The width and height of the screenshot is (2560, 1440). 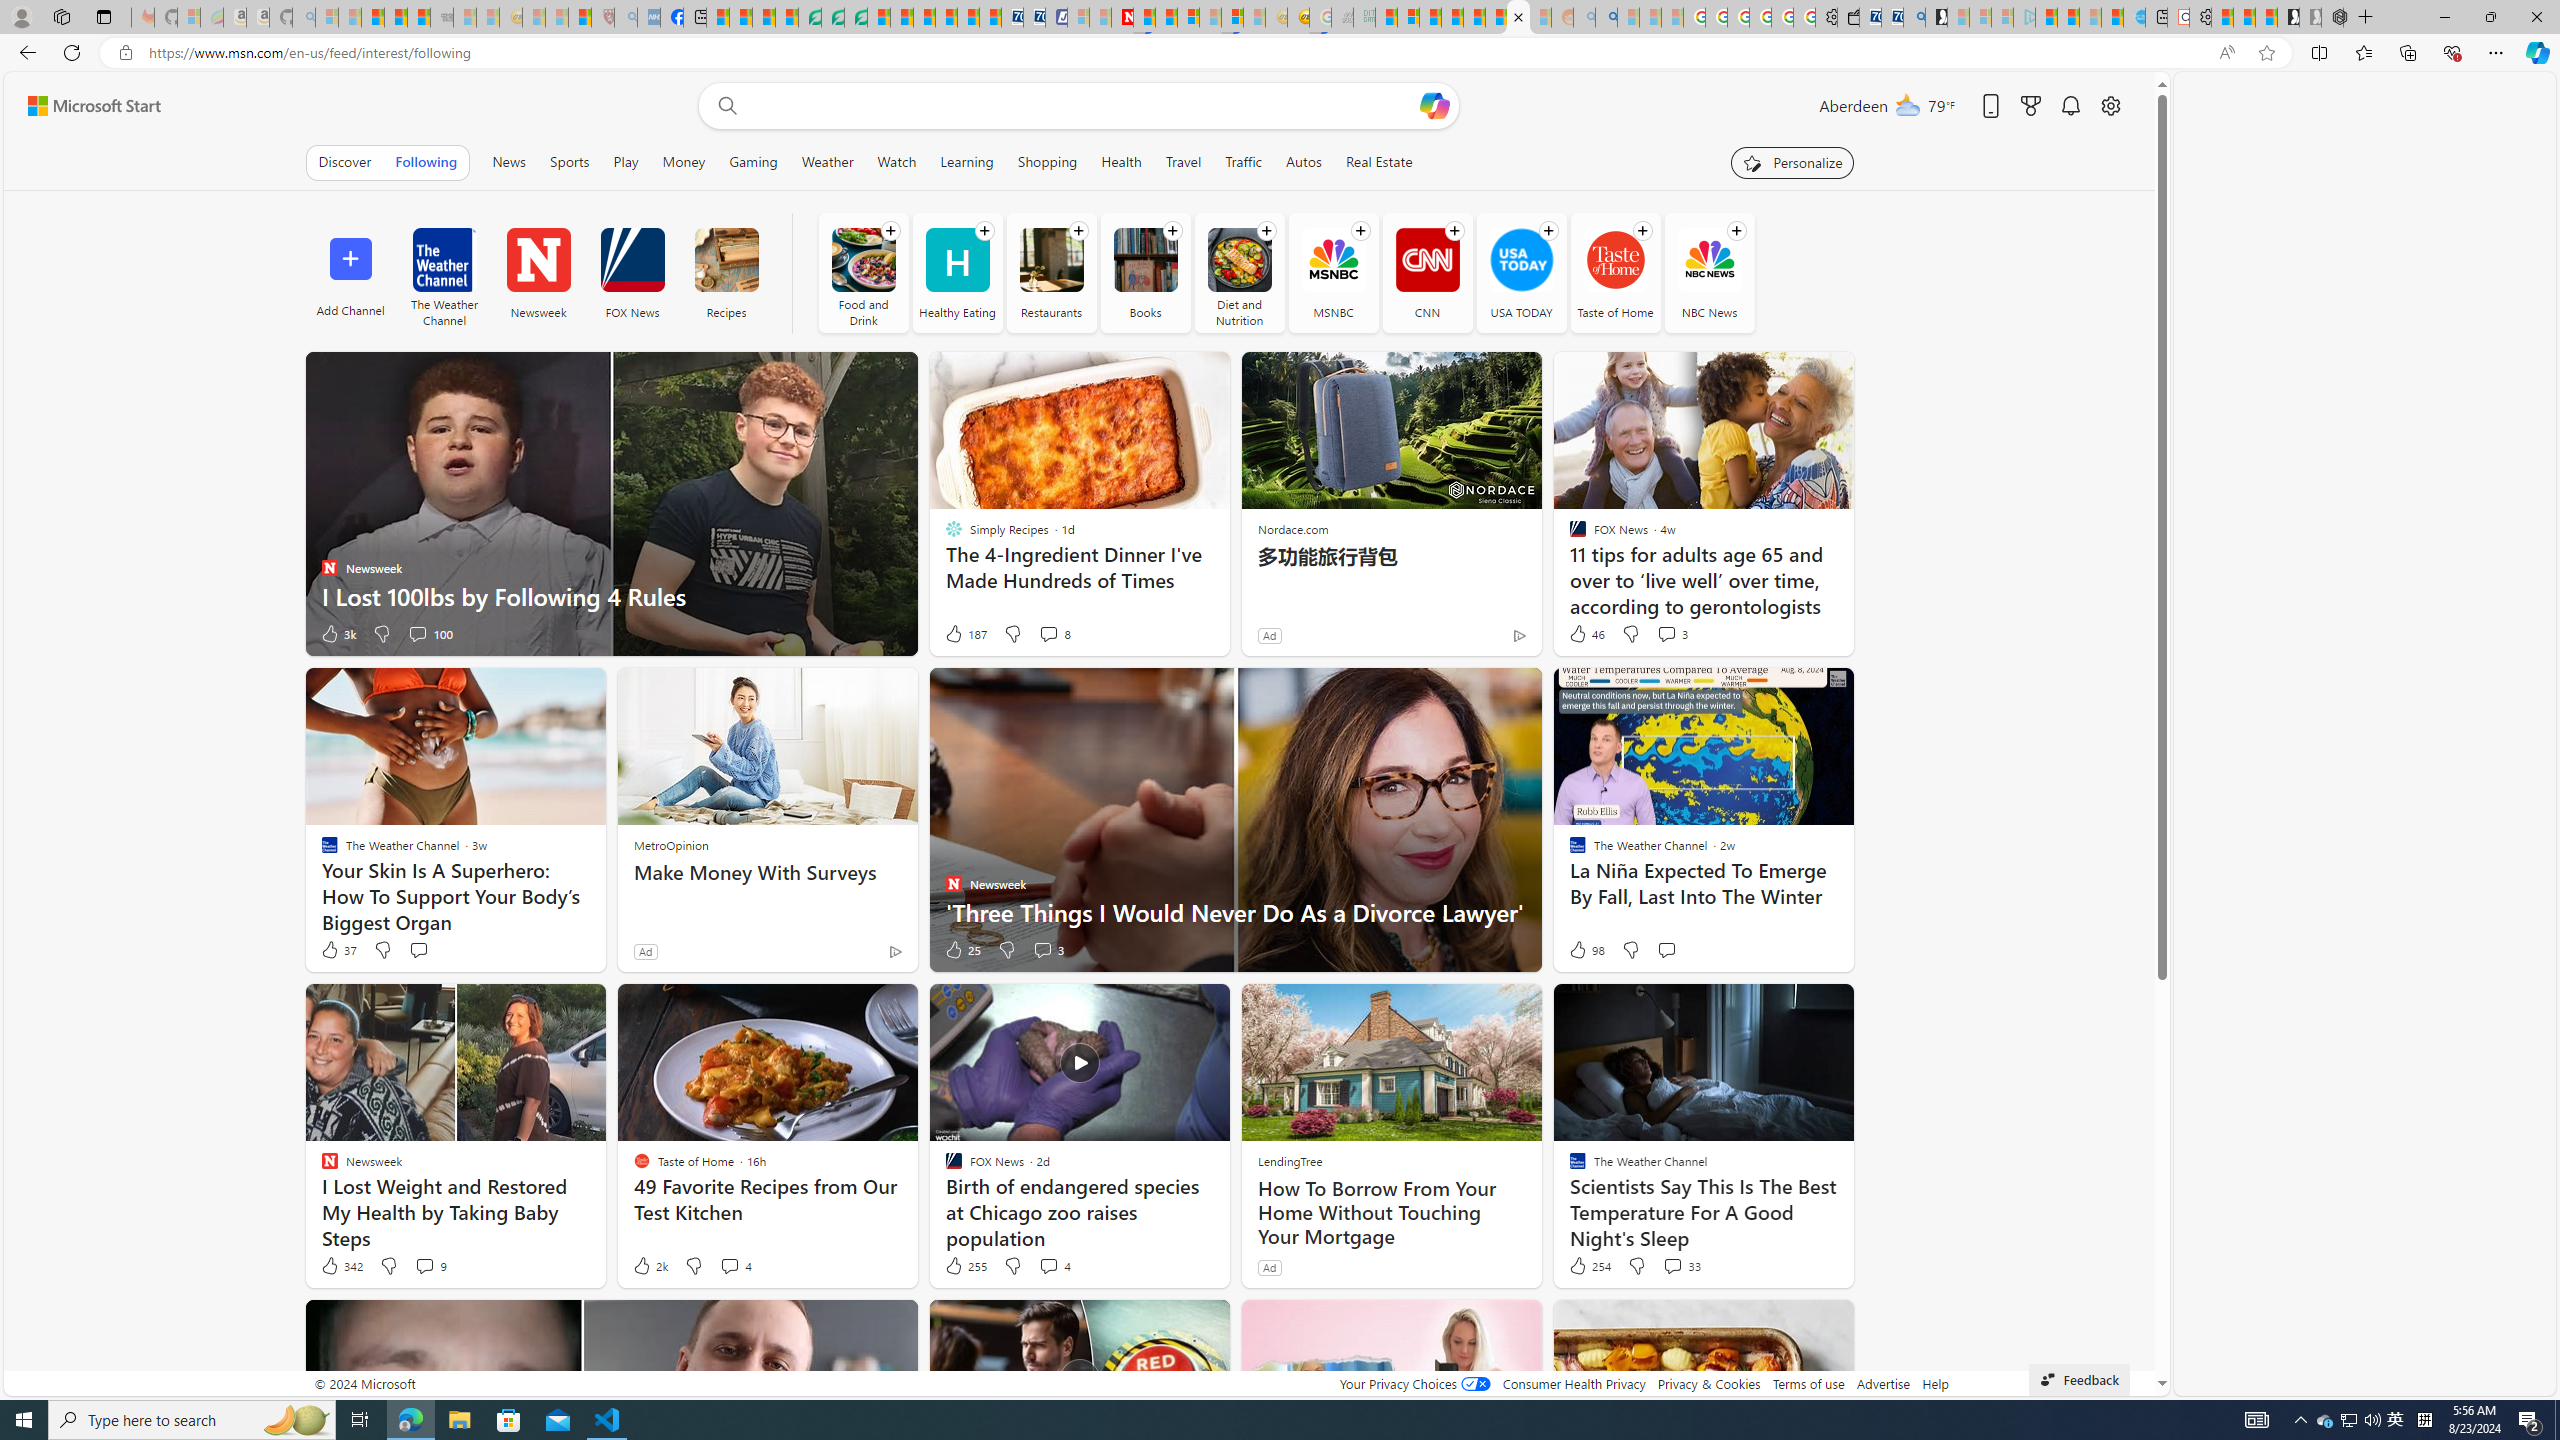 What do you see at coordinates (1047, 949) in the screenshot?
I see `'View comments 3 Comment'` at bounding box center [1047, 949].